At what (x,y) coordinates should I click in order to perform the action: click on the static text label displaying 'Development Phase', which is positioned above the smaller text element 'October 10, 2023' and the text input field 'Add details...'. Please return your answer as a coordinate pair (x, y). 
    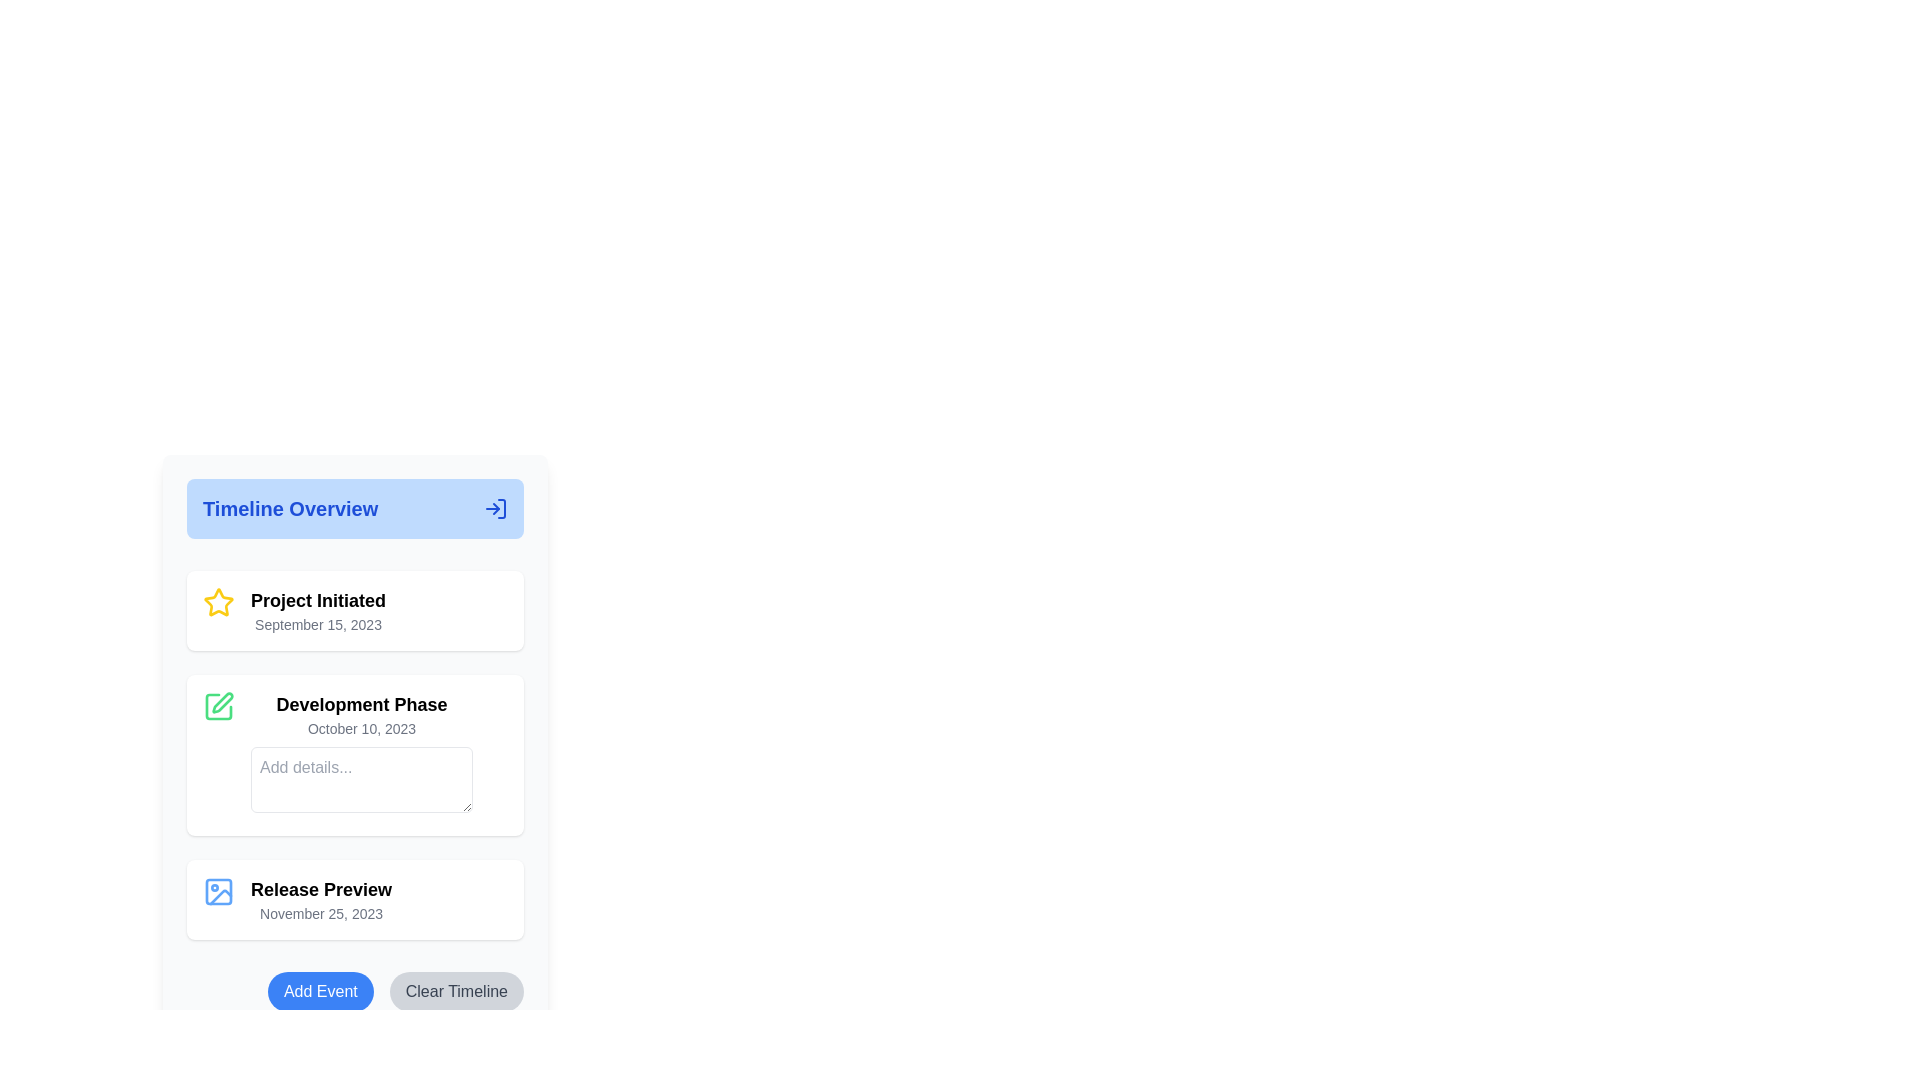
    Looking at the image, I should click on (361, 704).